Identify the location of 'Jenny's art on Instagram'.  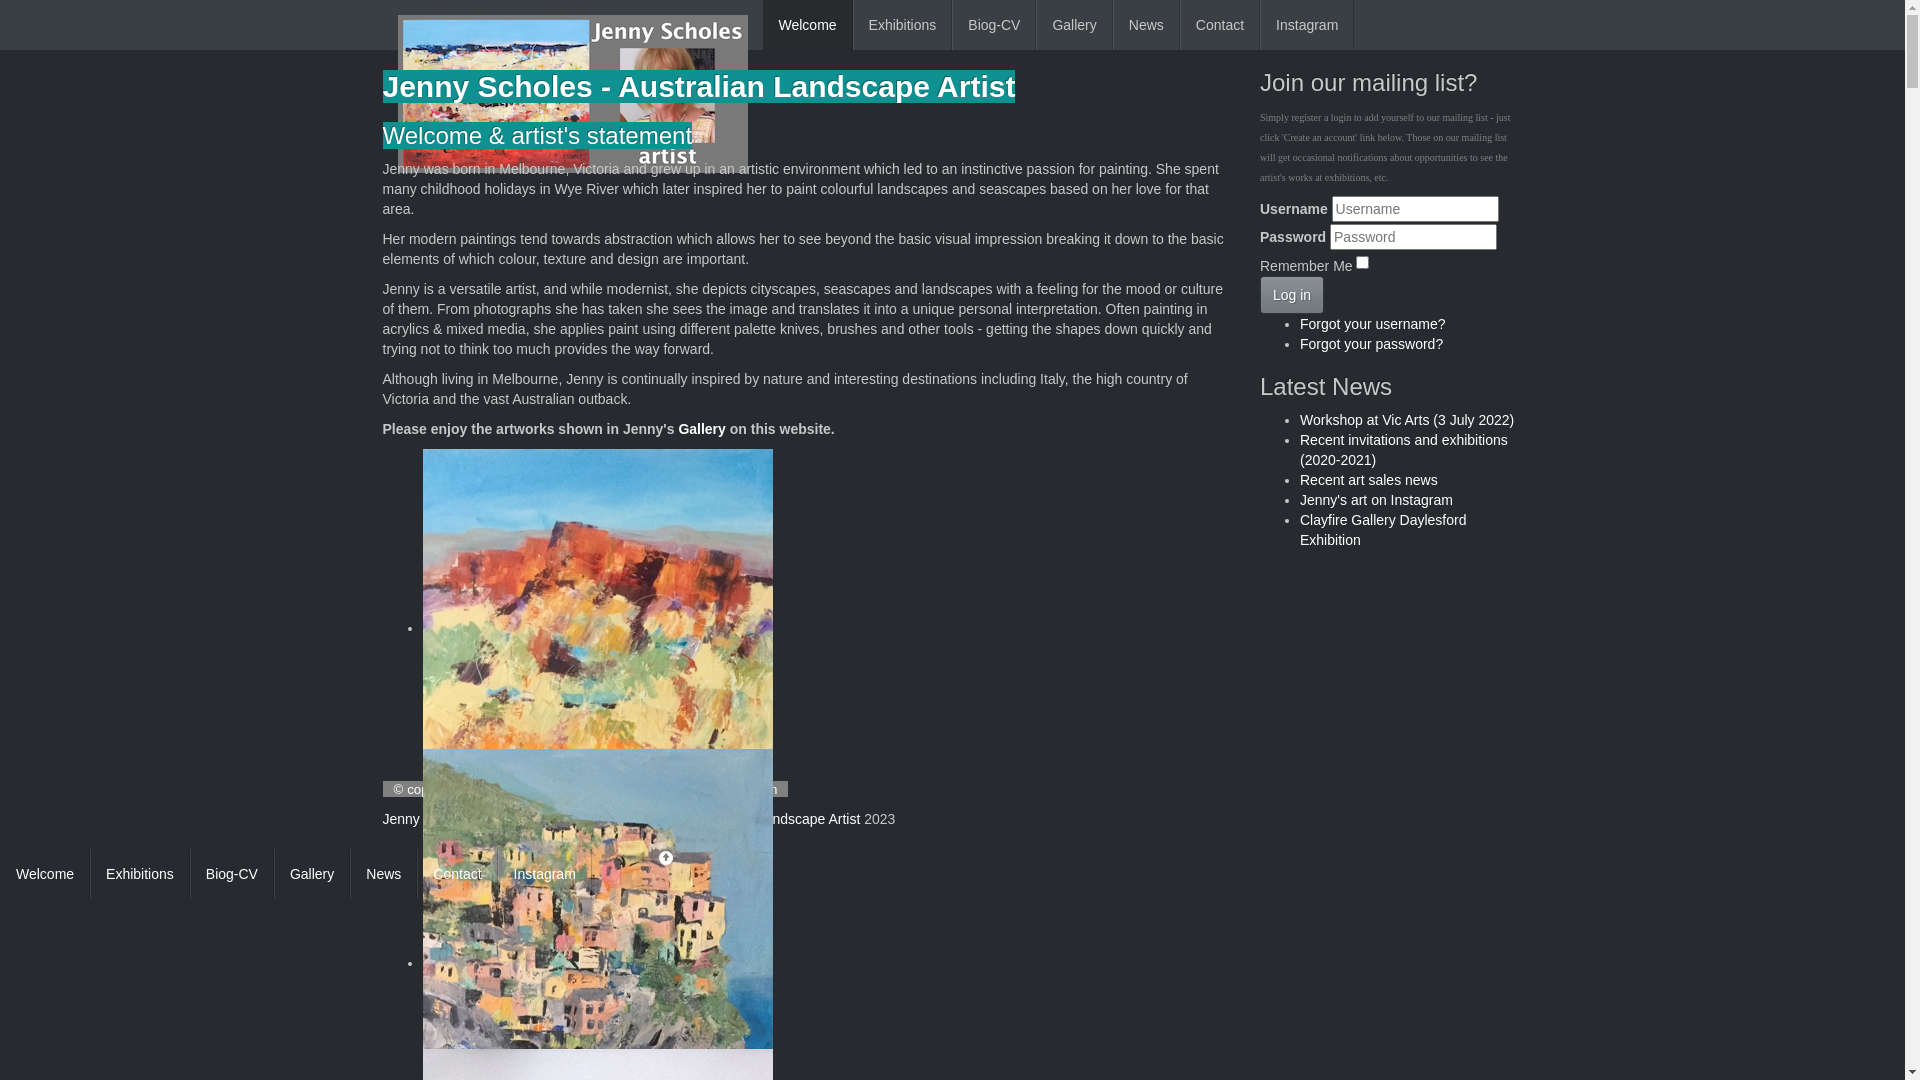
(1375, 499).